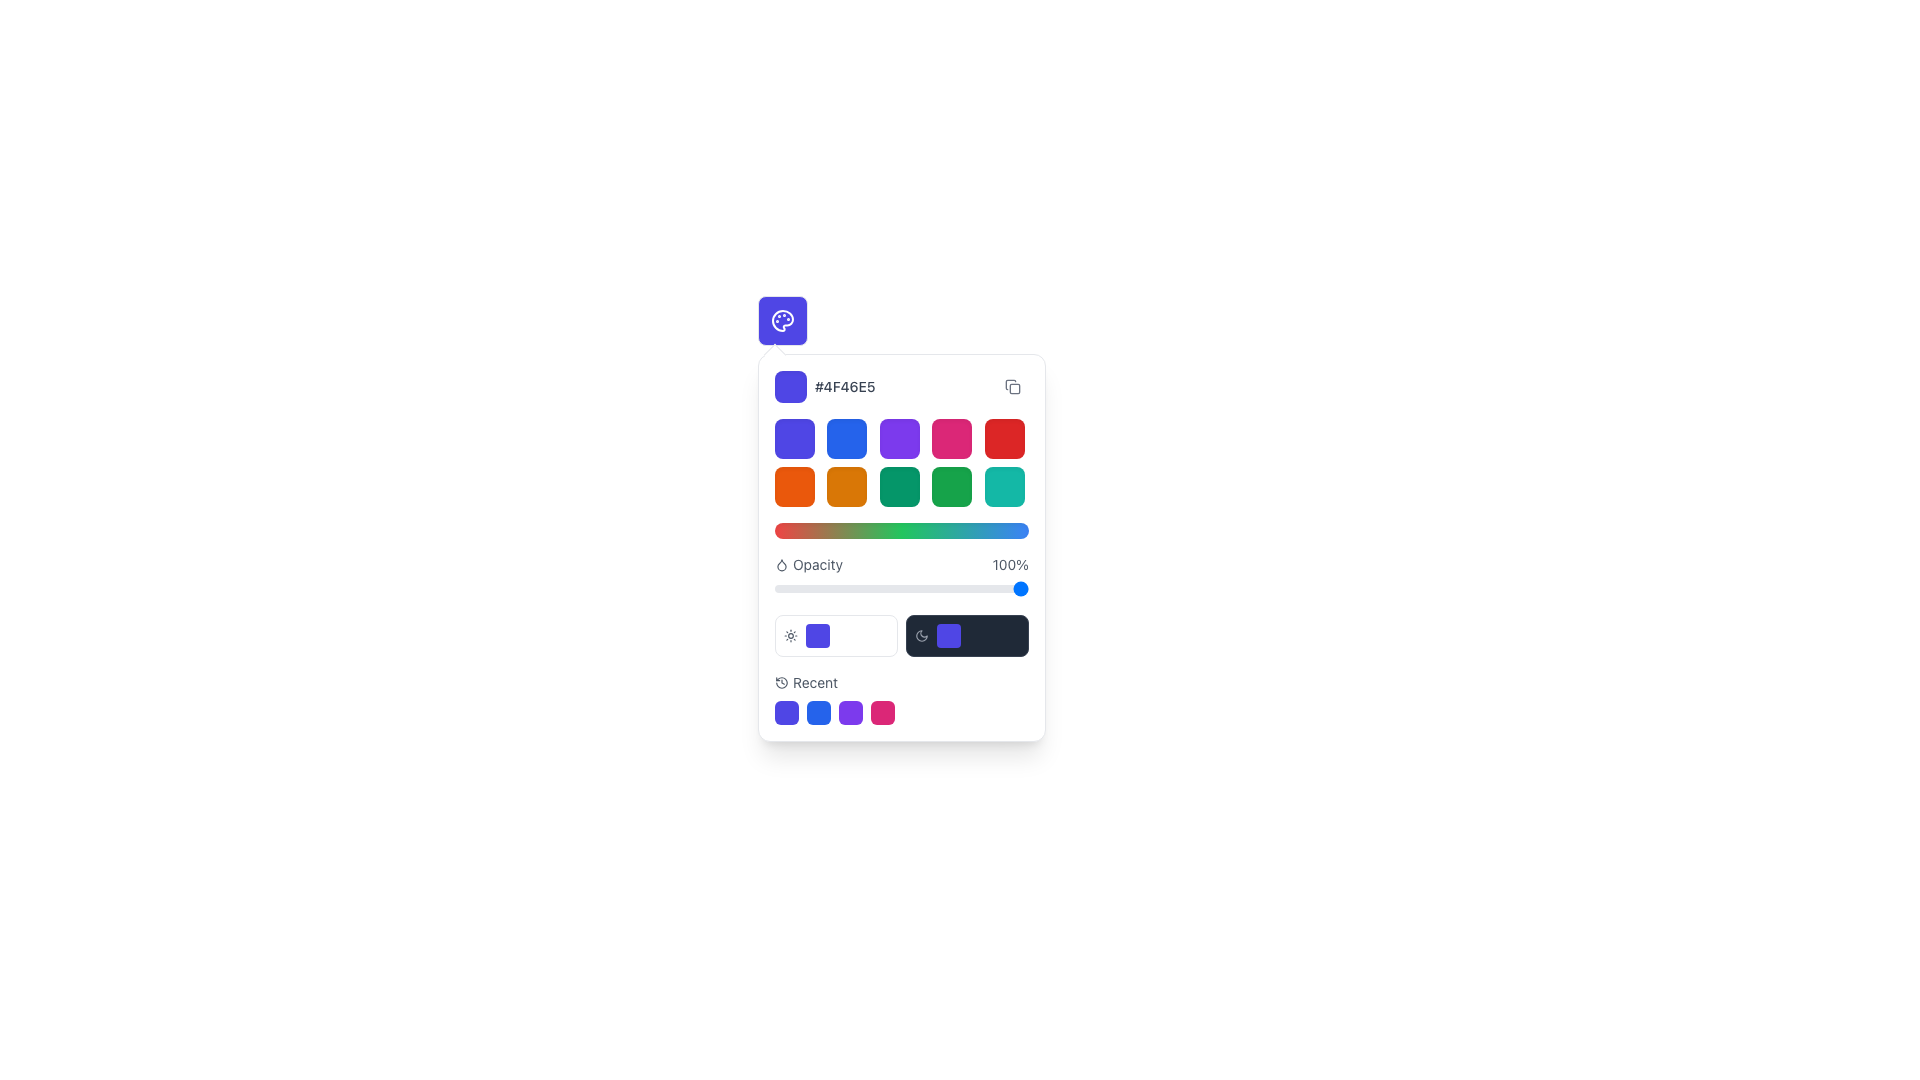  What do you see at coordinates (825, 386) in the screenshot?
I see `the color swatch element displaying the color code '#4F46E5'` at bounding box center [825, 386].